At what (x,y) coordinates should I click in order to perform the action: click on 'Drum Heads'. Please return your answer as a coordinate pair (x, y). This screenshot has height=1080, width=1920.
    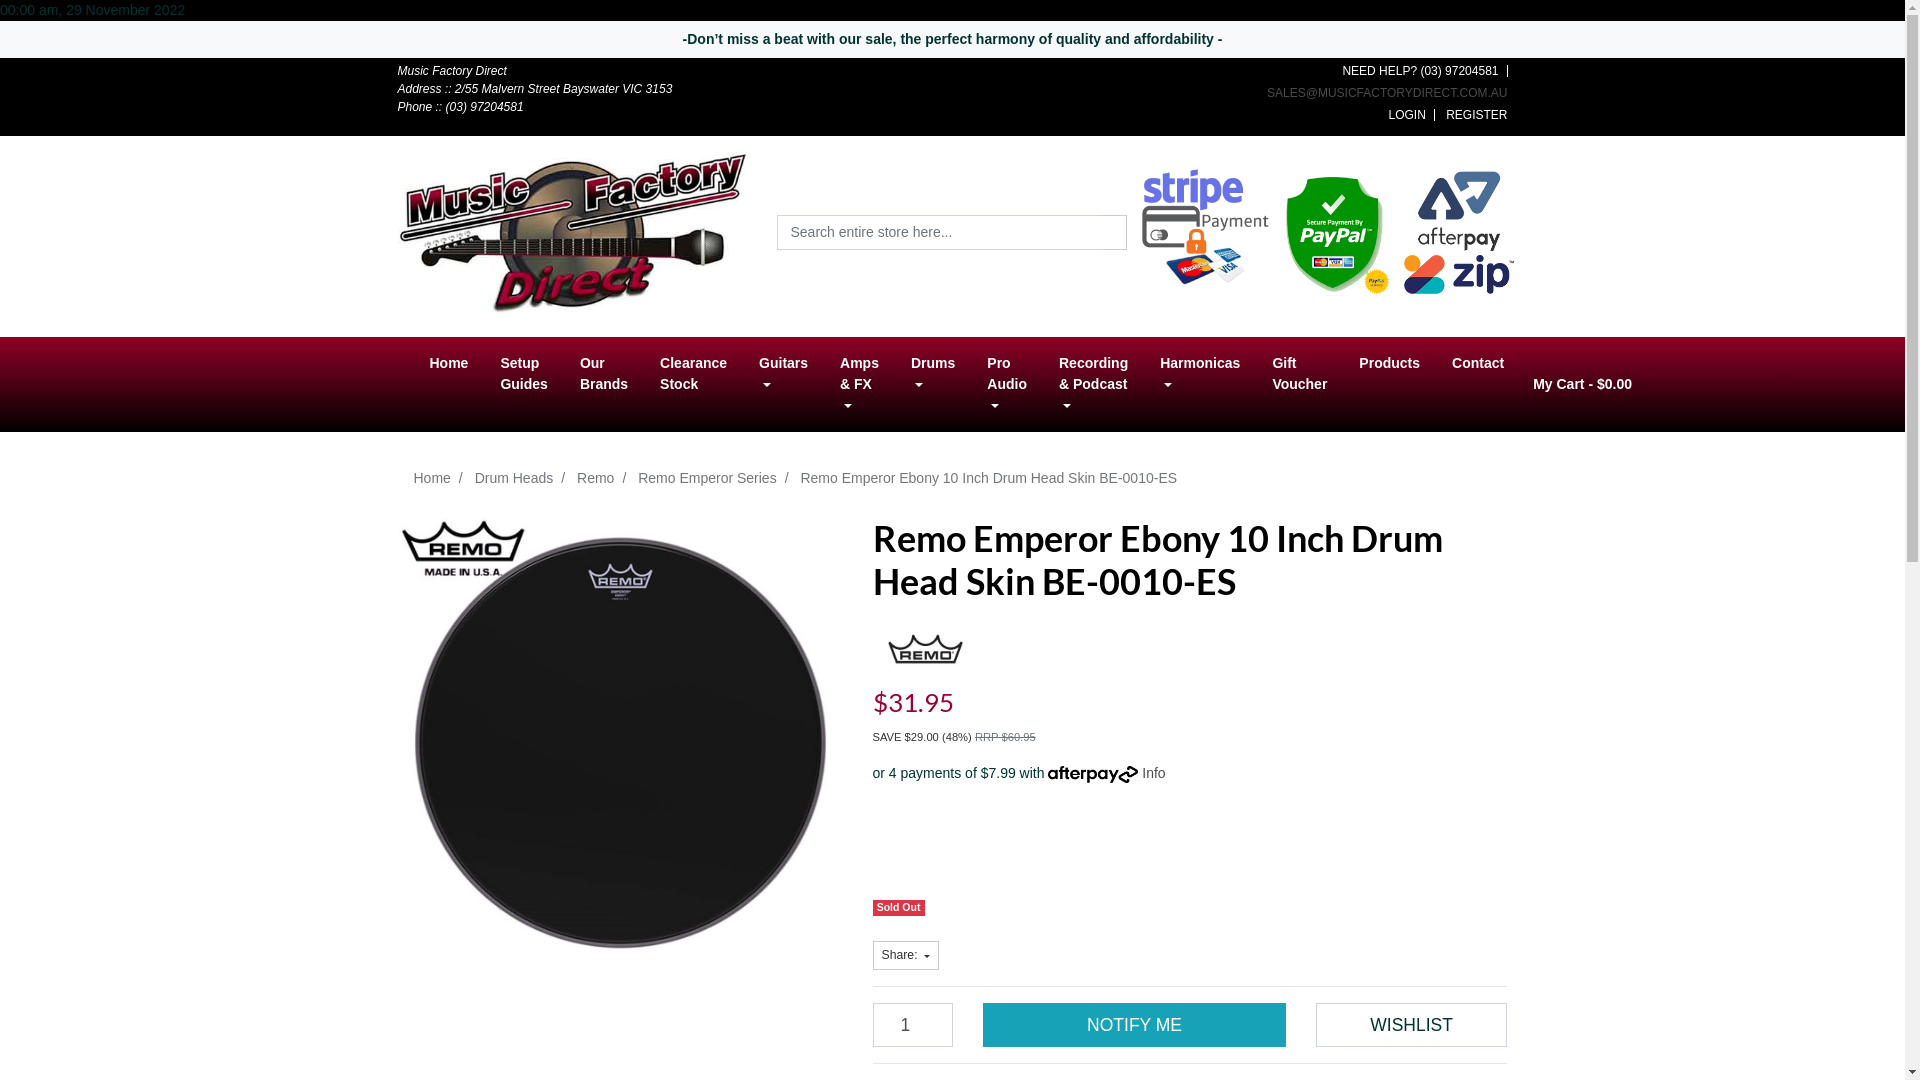
    Looking at the image, I should click on (514, 478).